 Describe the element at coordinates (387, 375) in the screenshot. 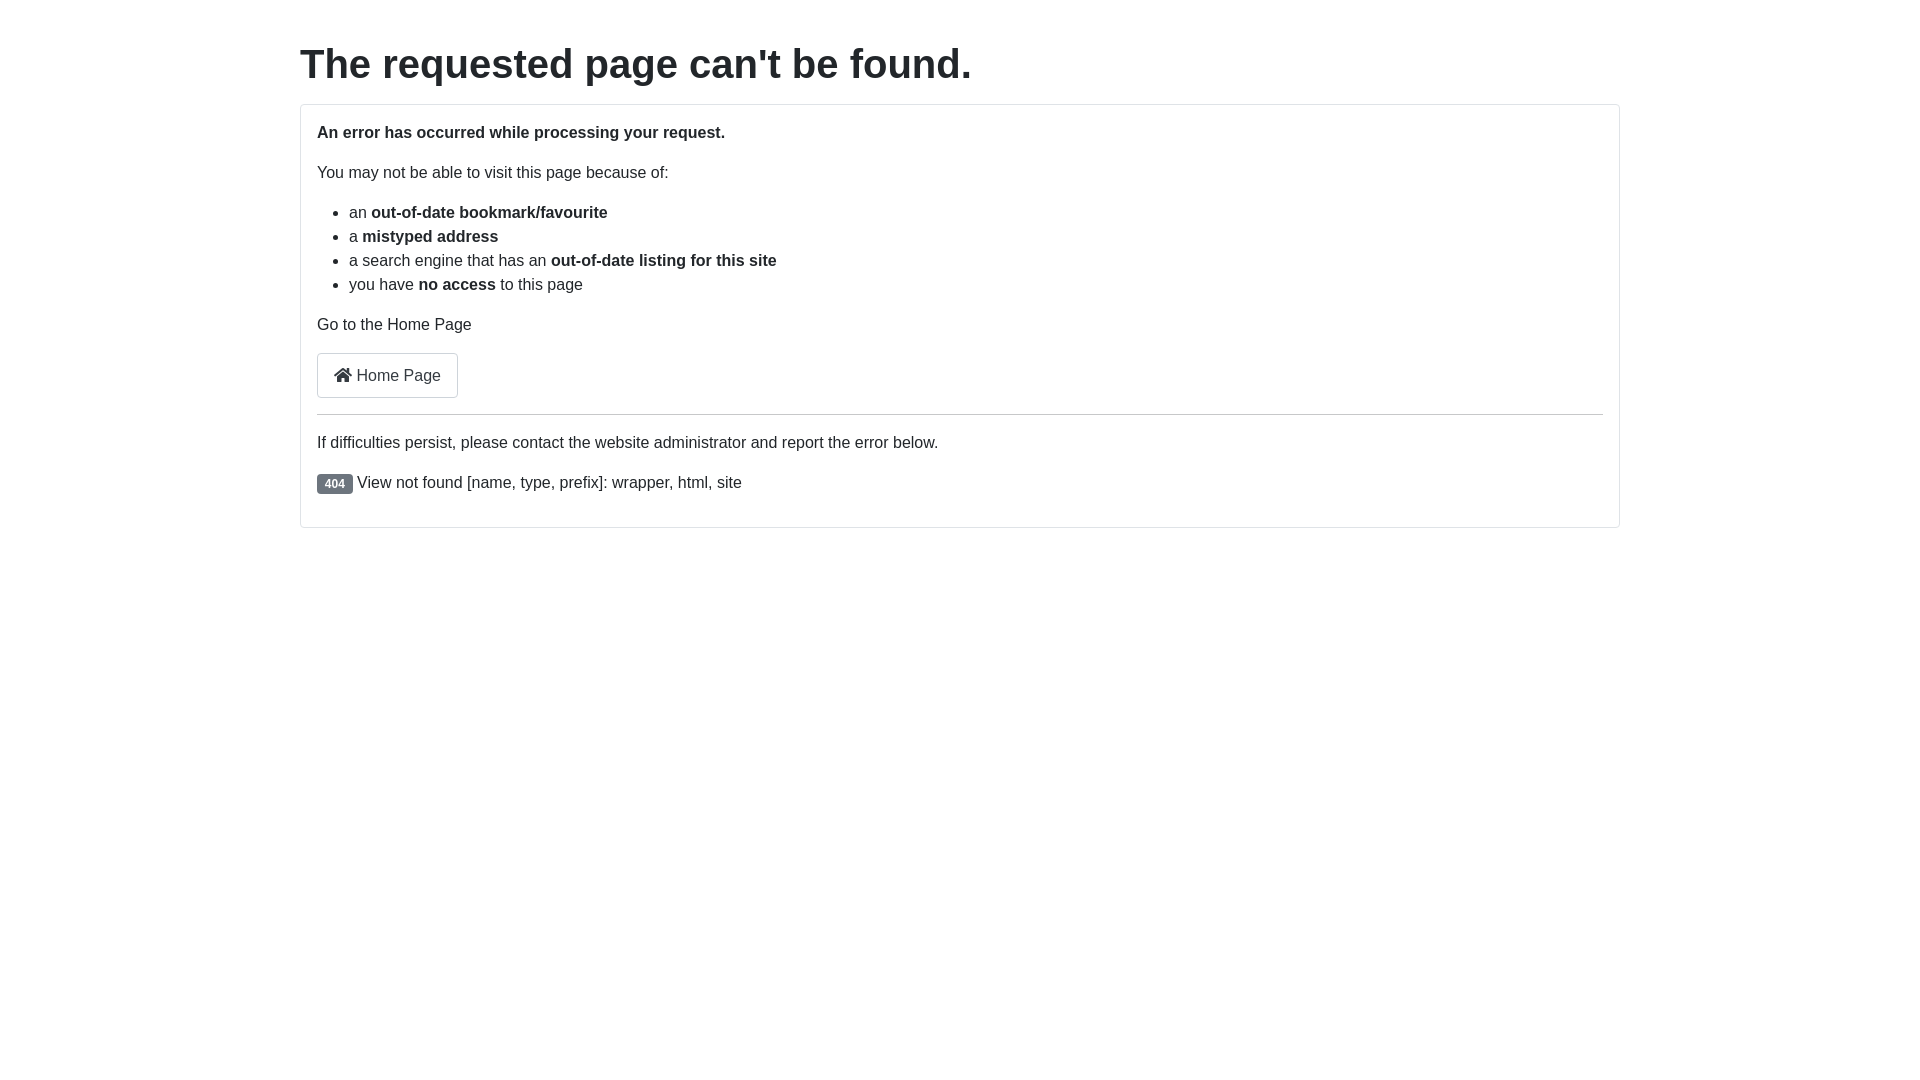

I see `'Home Page'` at that location.